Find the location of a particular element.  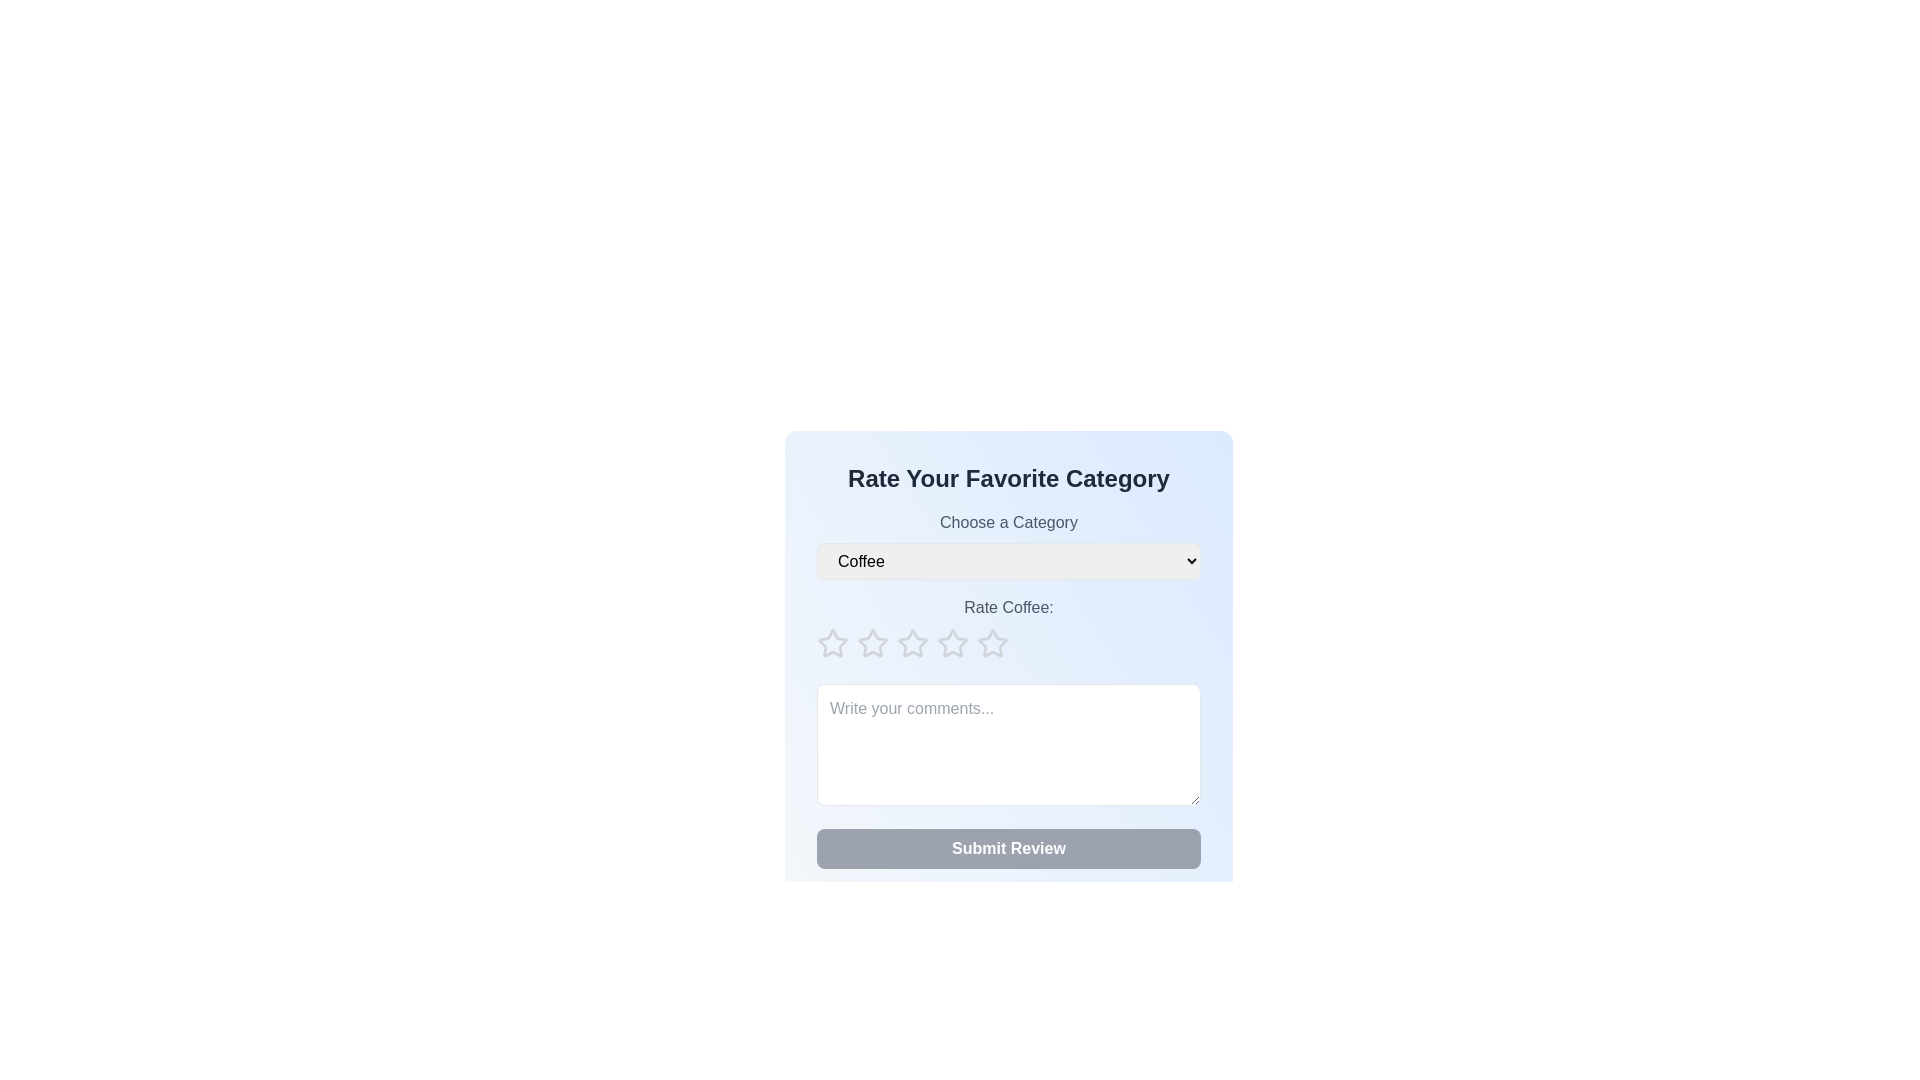

the second star icon in the rating interface is located at coordinates (952, 643).